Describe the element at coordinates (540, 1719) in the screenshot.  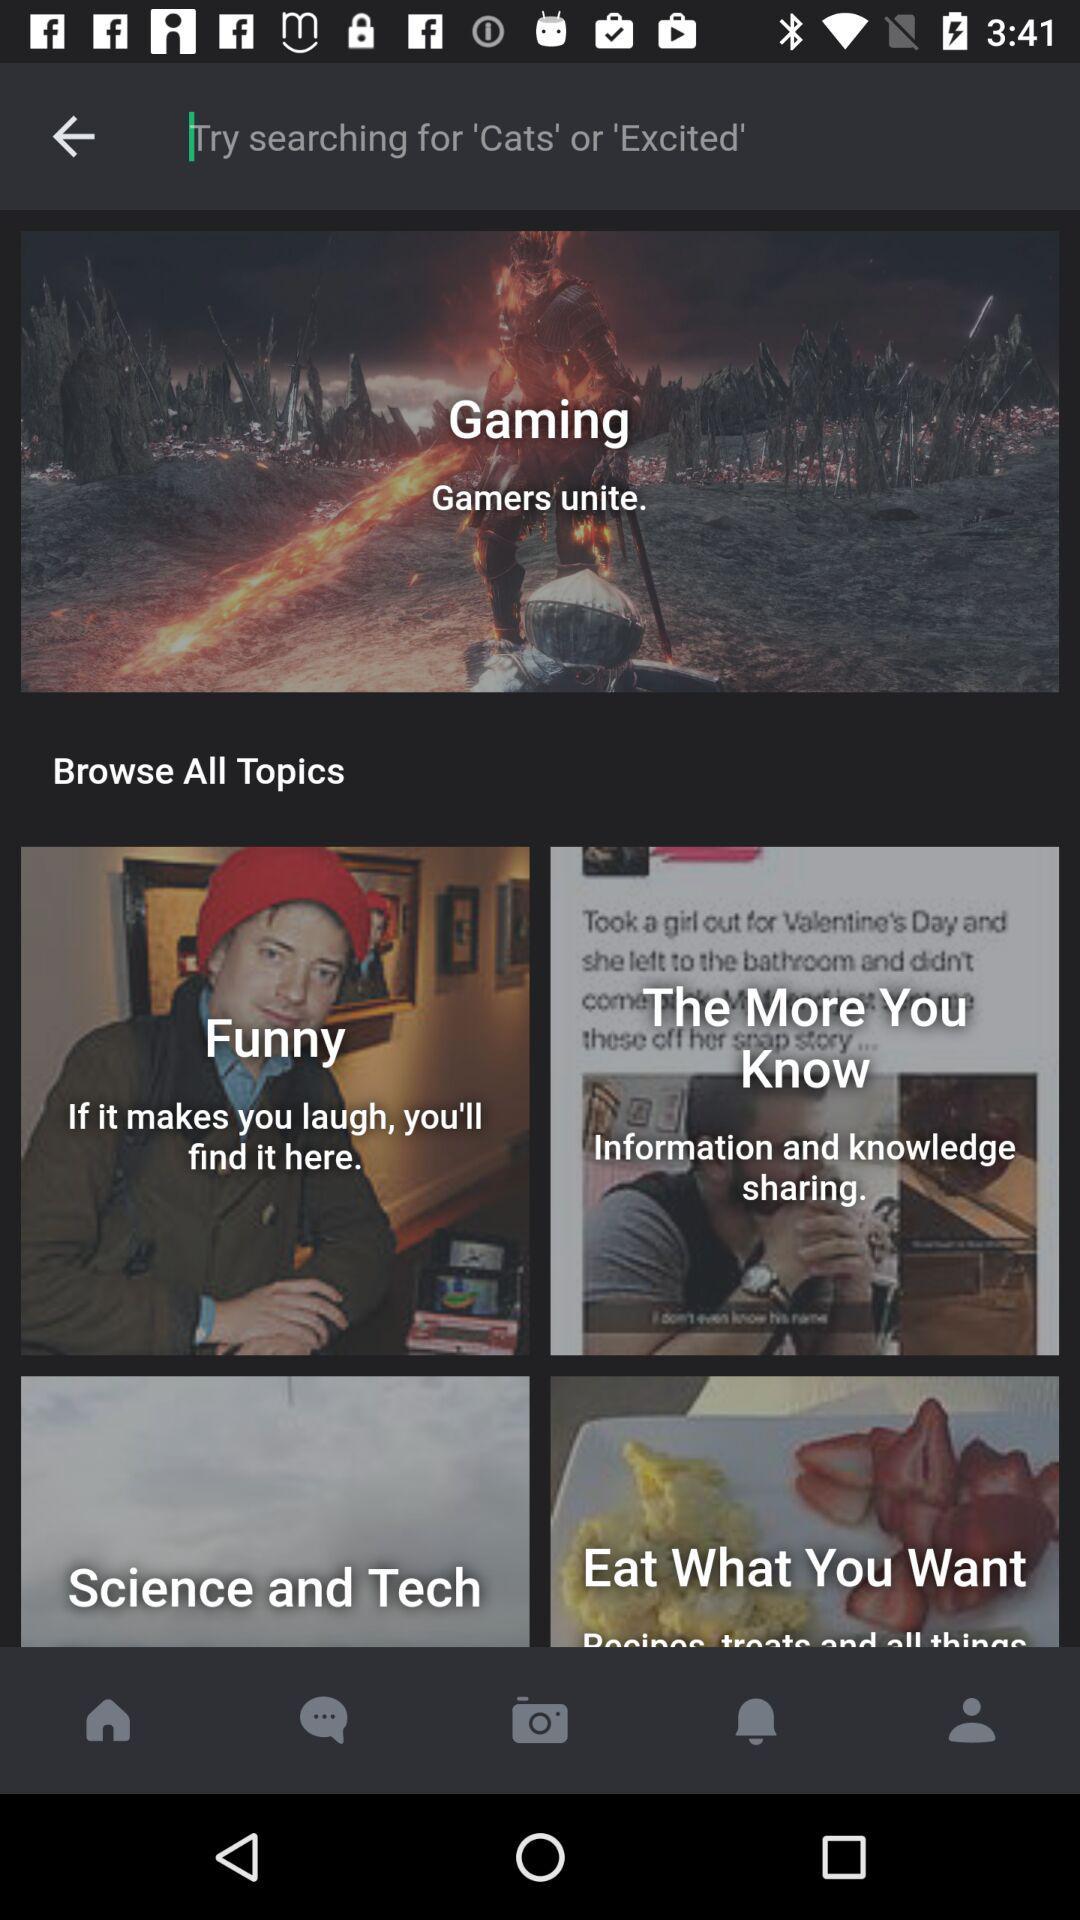
I see `image` at that location.